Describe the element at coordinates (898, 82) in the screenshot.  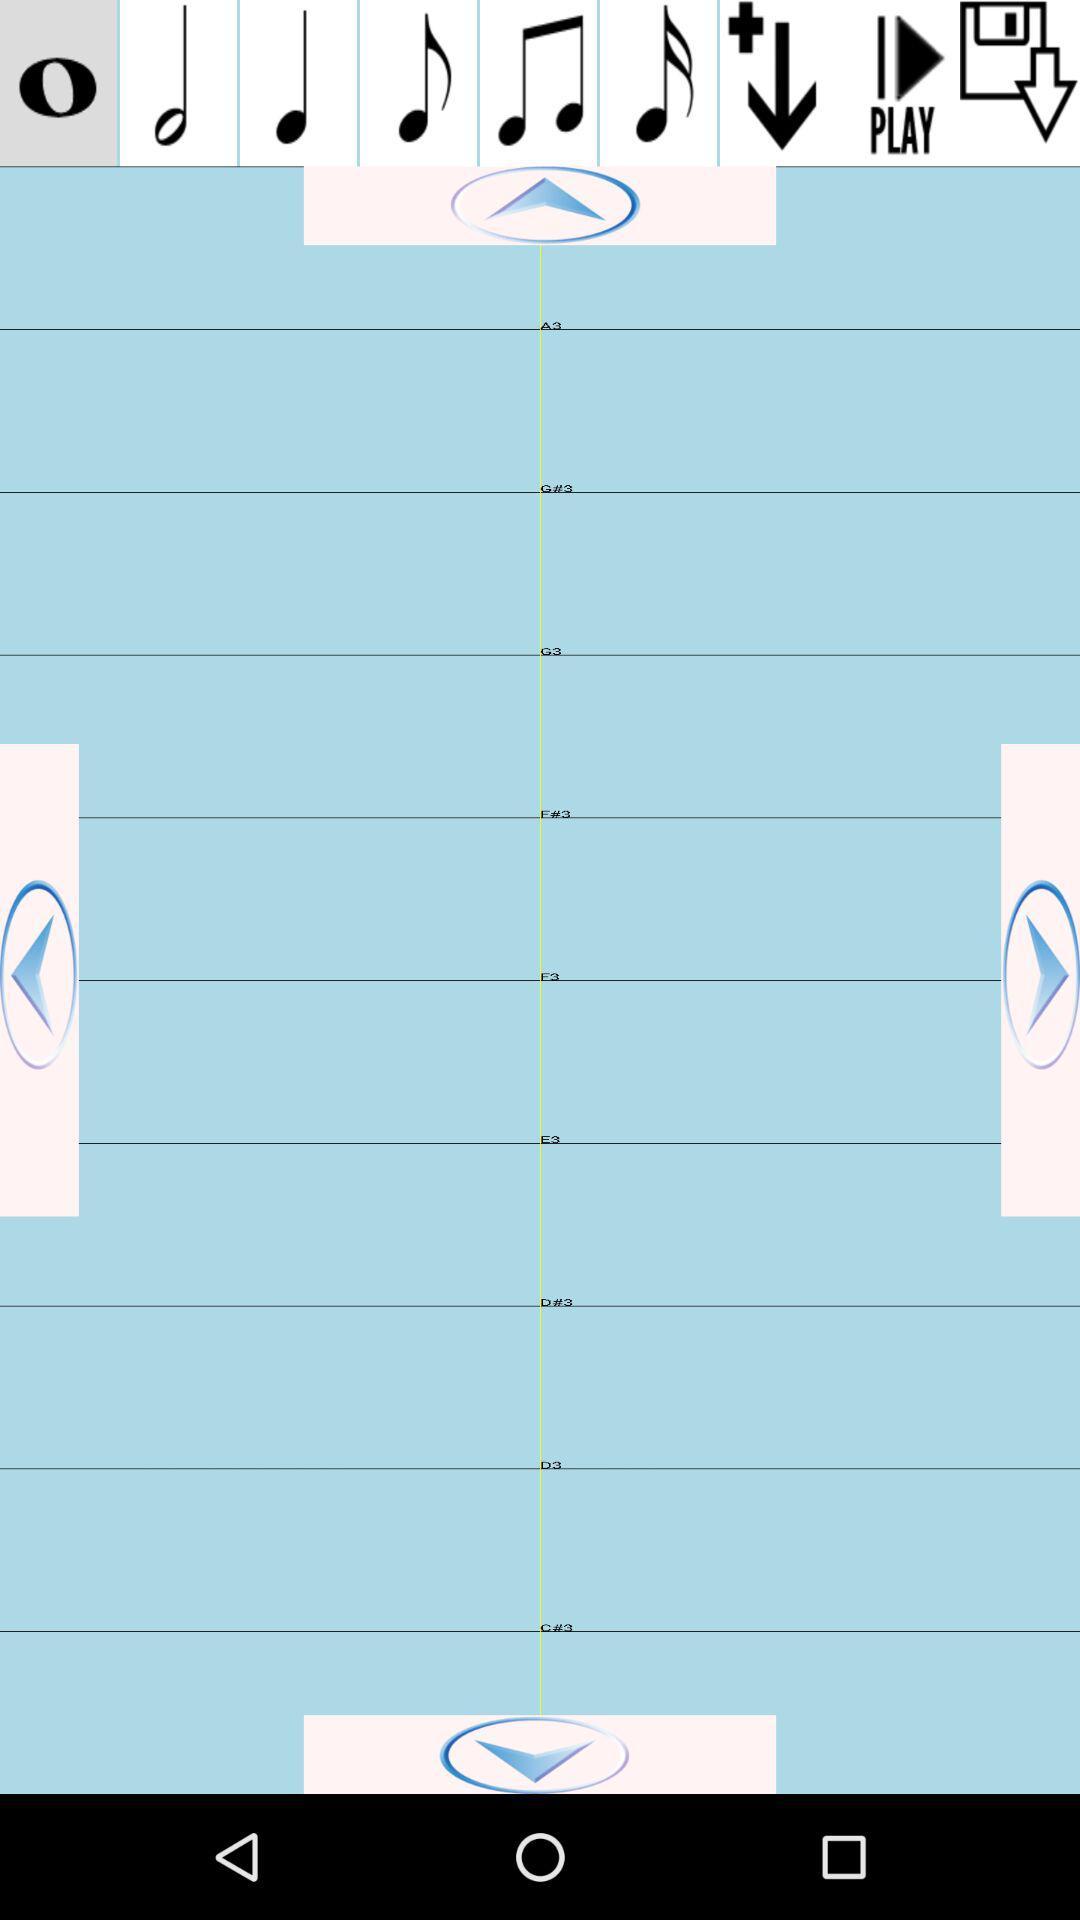
I see `plays the song` at that location.